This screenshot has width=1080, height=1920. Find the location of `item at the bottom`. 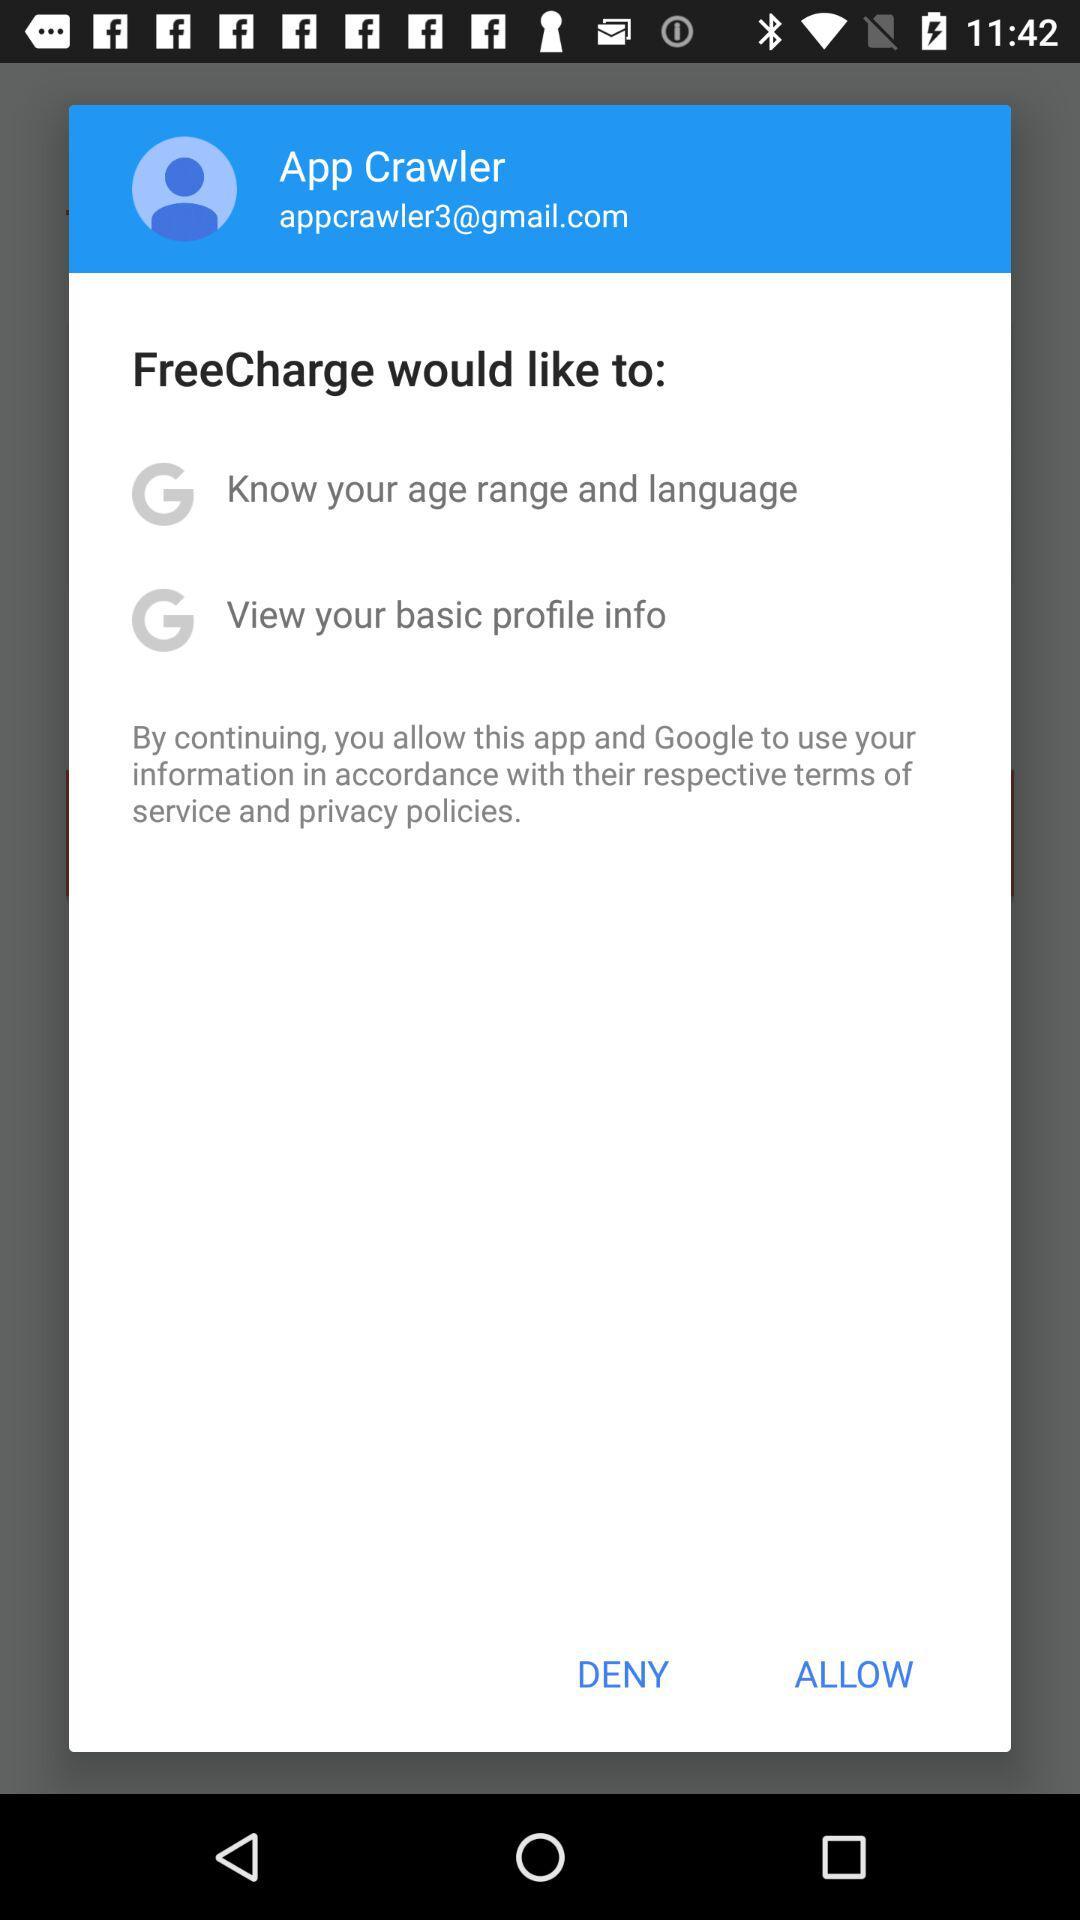

item at the bottom is located at coordinates (621, 1673).